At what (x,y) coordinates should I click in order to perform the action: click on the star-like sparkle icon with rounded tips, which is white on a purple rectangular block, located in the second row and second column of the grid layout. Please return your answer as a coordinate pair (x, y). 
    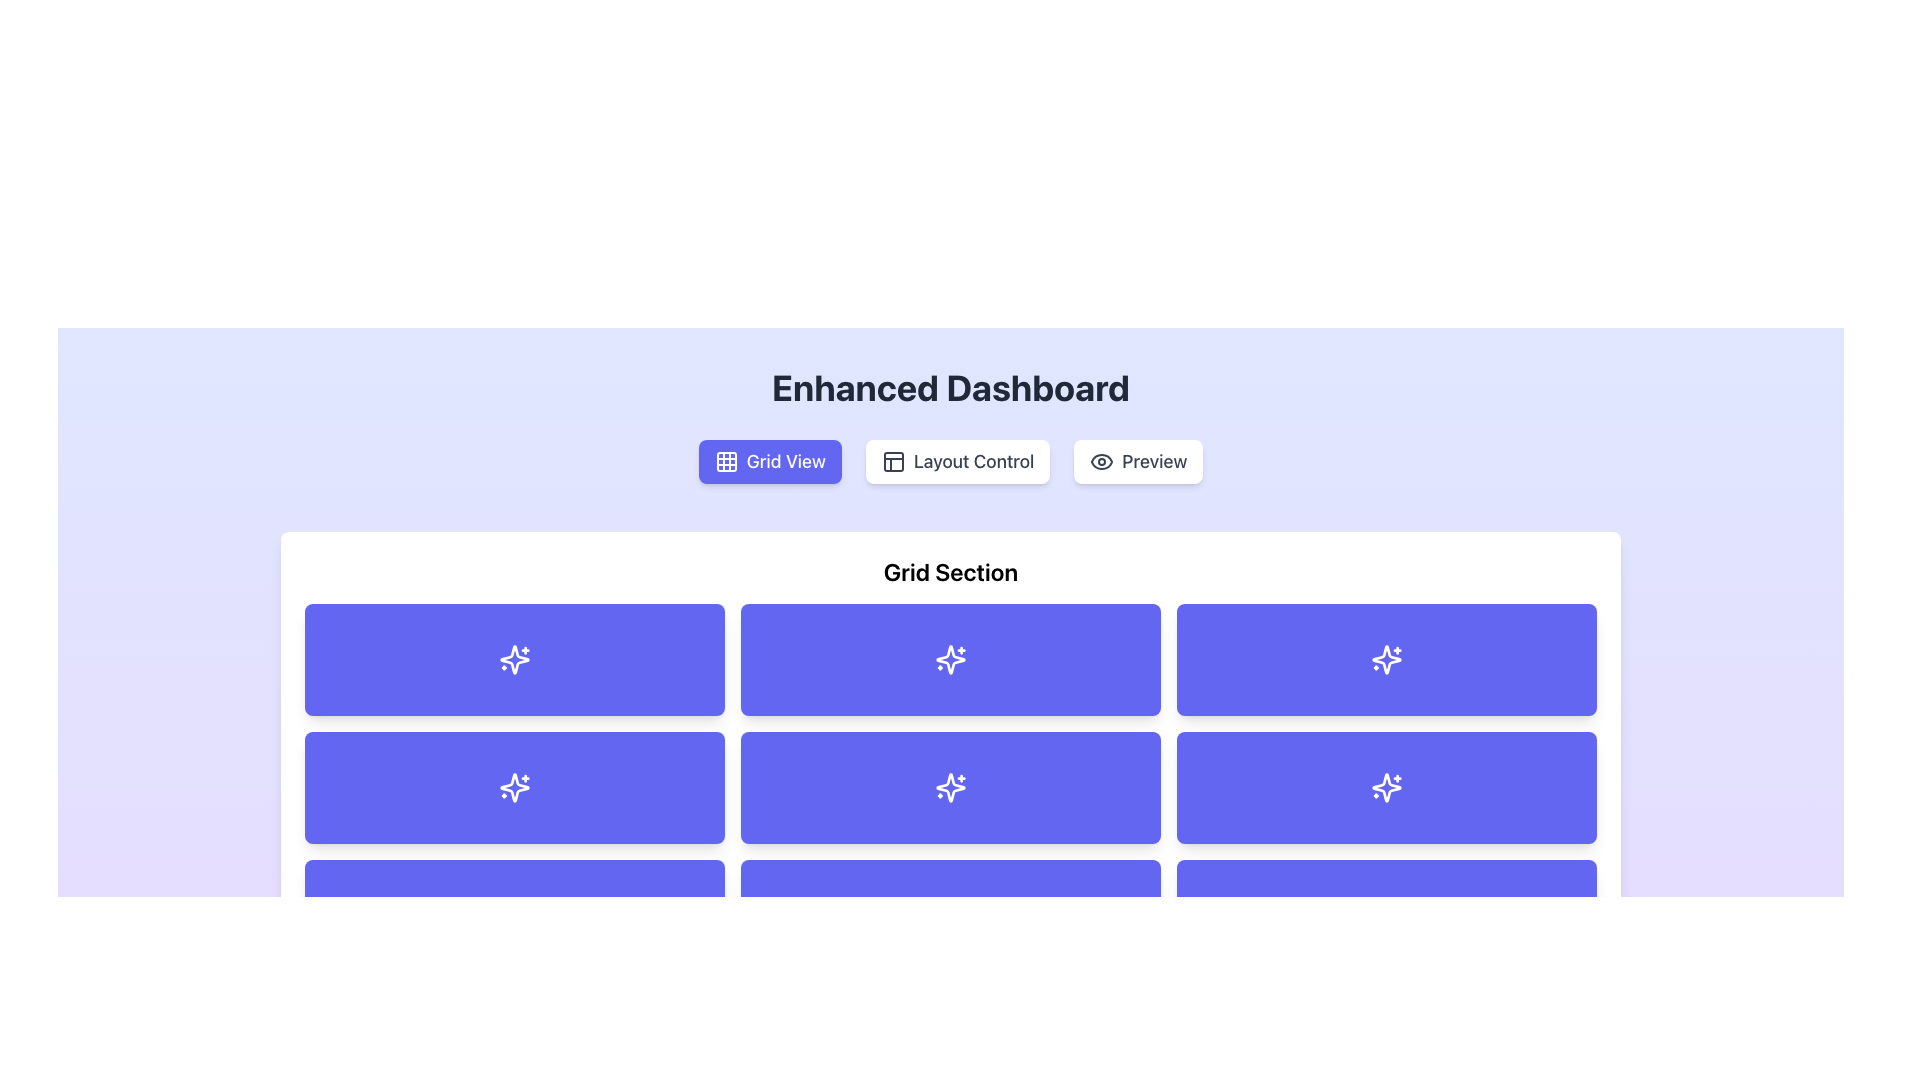
    Looking at the image, I should click on (1385, 659).